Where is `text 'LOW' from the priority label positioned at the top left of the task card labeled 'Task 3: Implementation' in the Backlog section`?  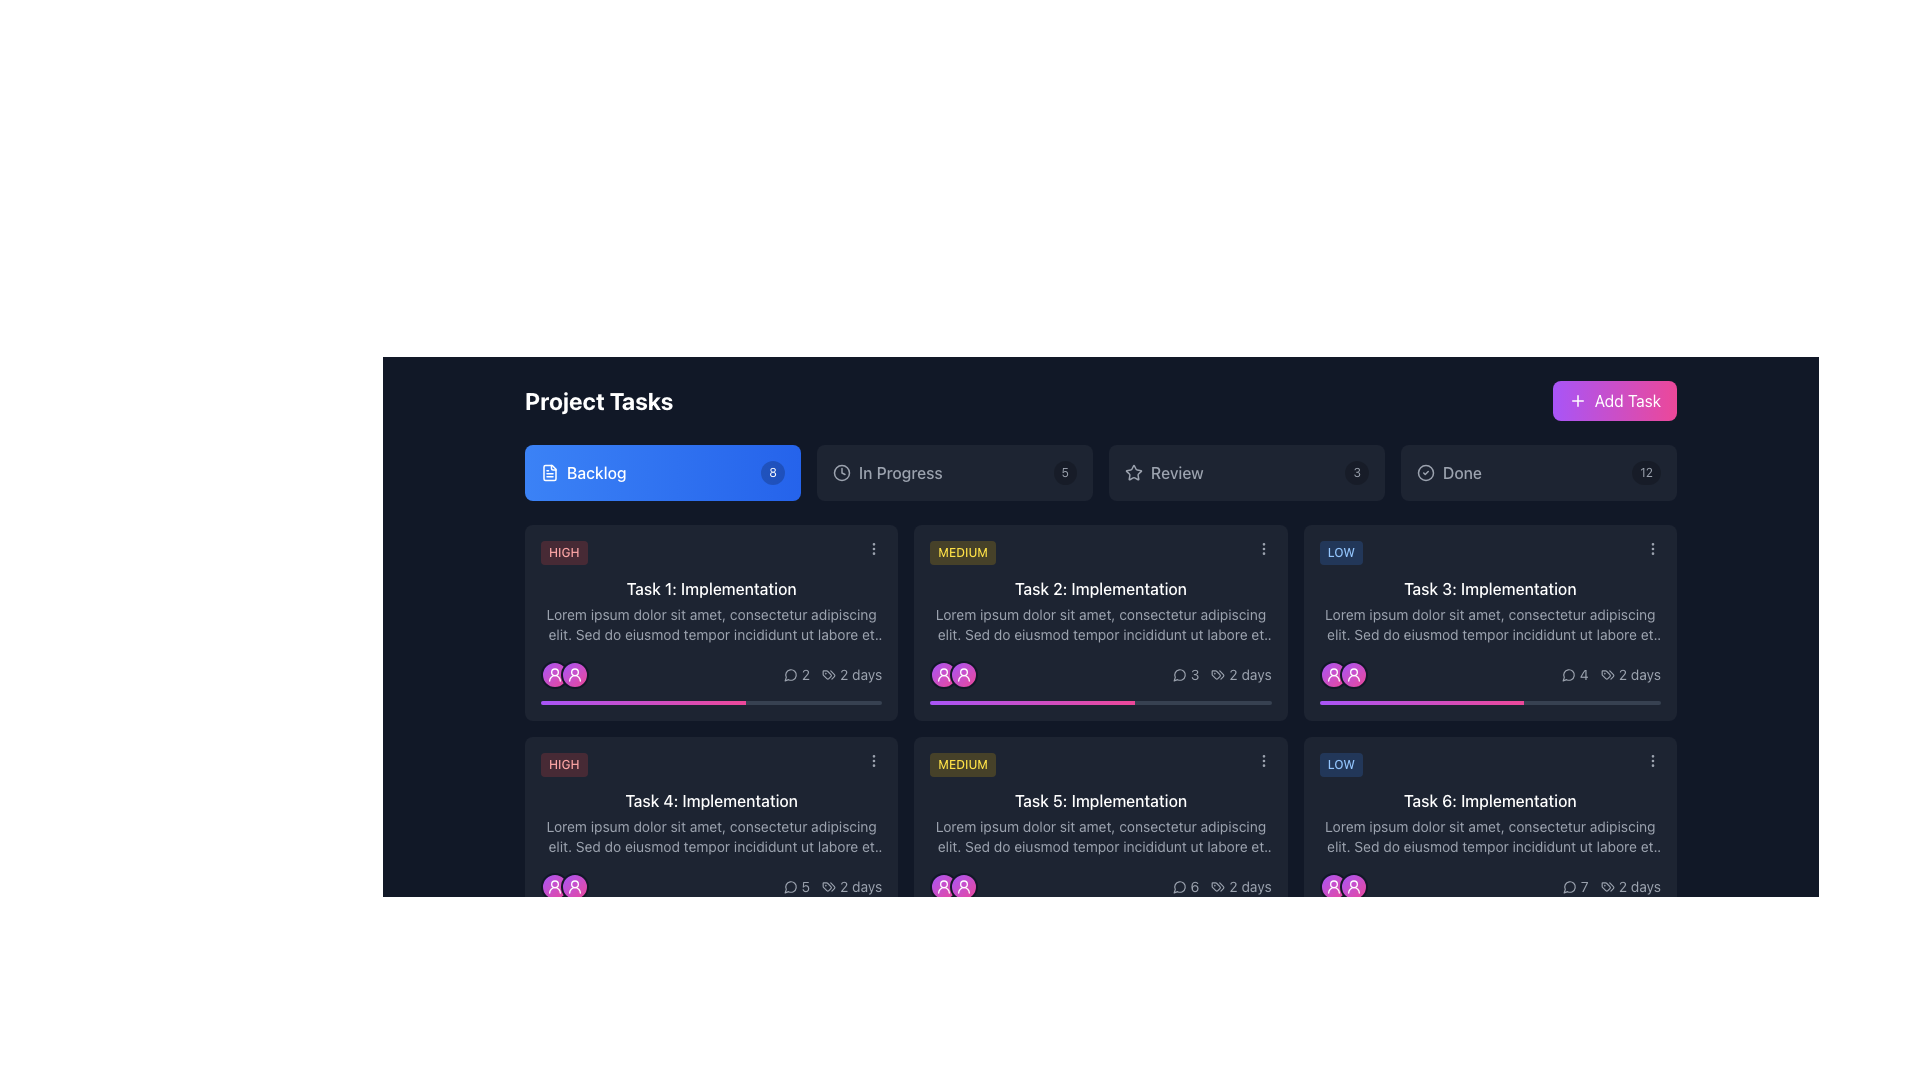
text 'LOW' from the priority label positioned at the top left of the task card labeled 'Task 3: Implementation' in the Backlog section is located at coordinates (1341, 552).